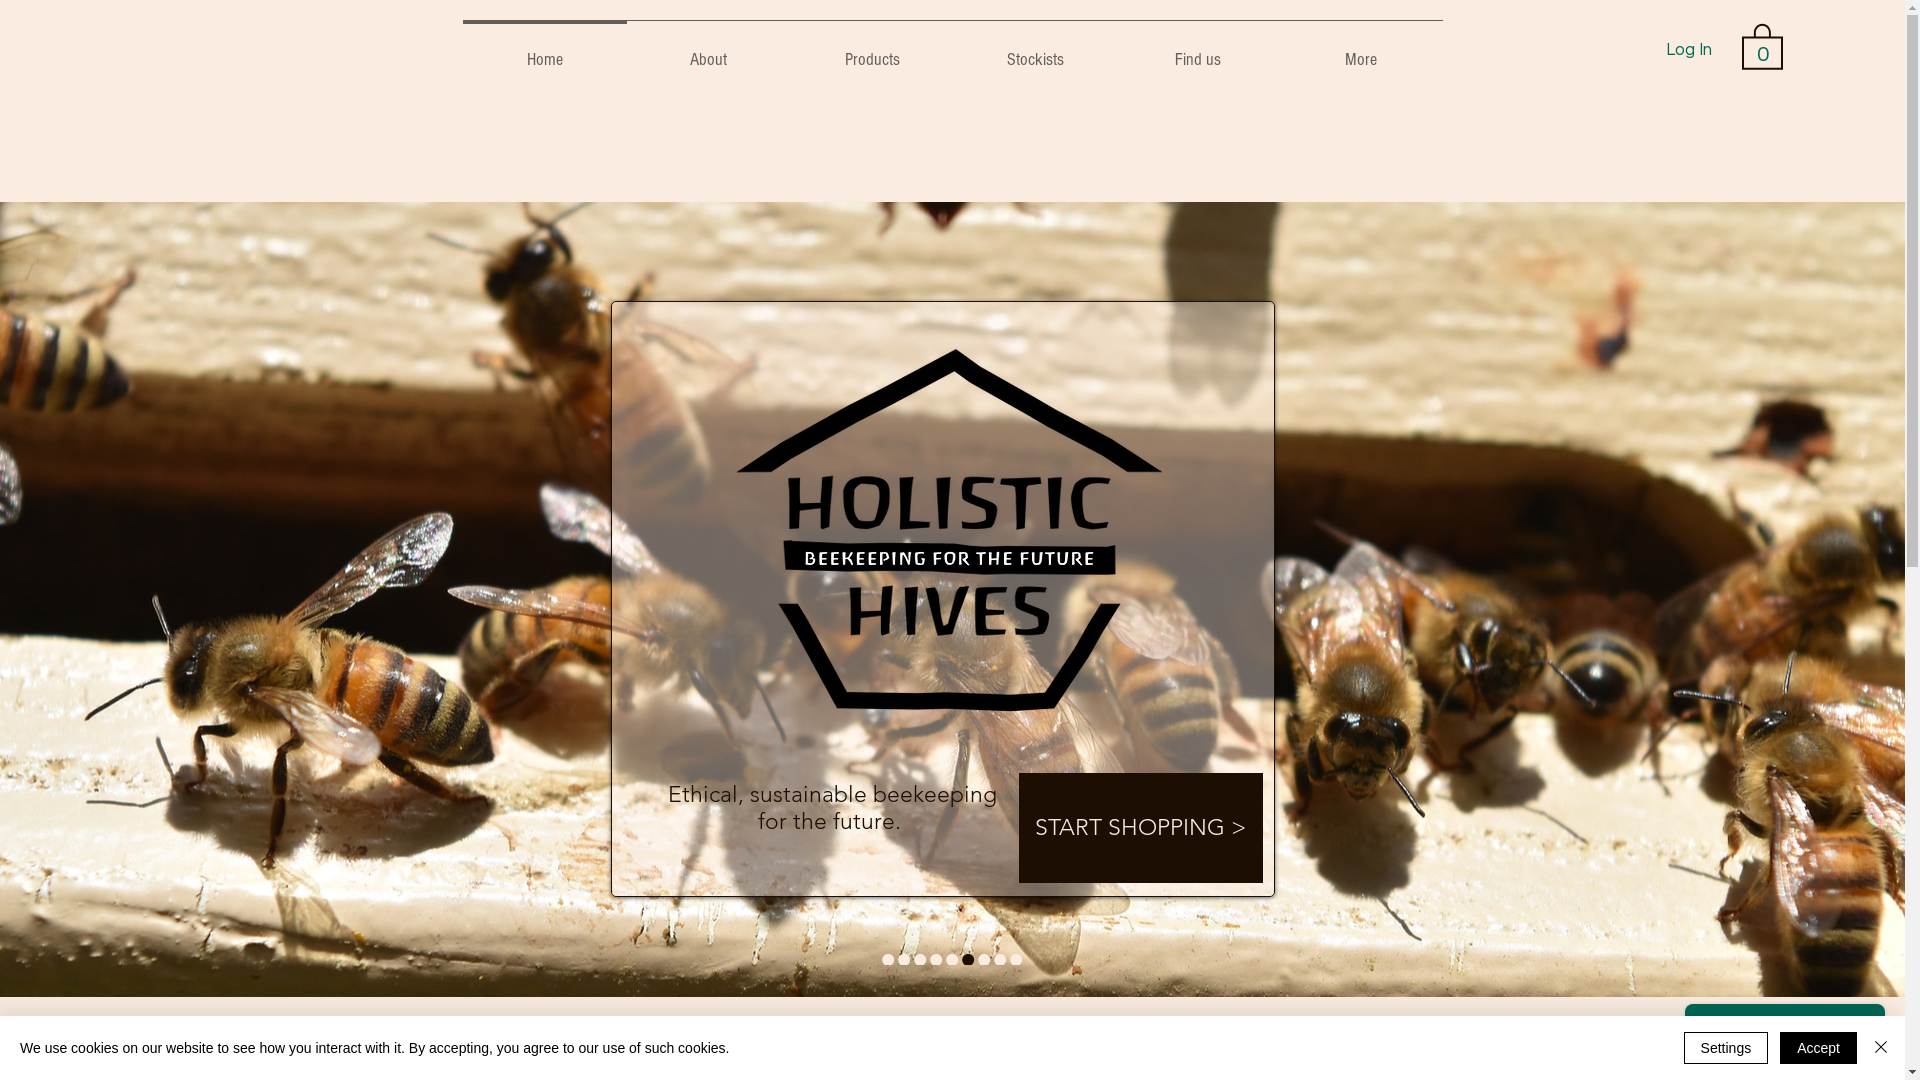 This screenshot has height=1080, width=1920. What do you see at coordinates (543, 49) in the screenshot?
I see `'Home'` at bounding box center [543, 49].